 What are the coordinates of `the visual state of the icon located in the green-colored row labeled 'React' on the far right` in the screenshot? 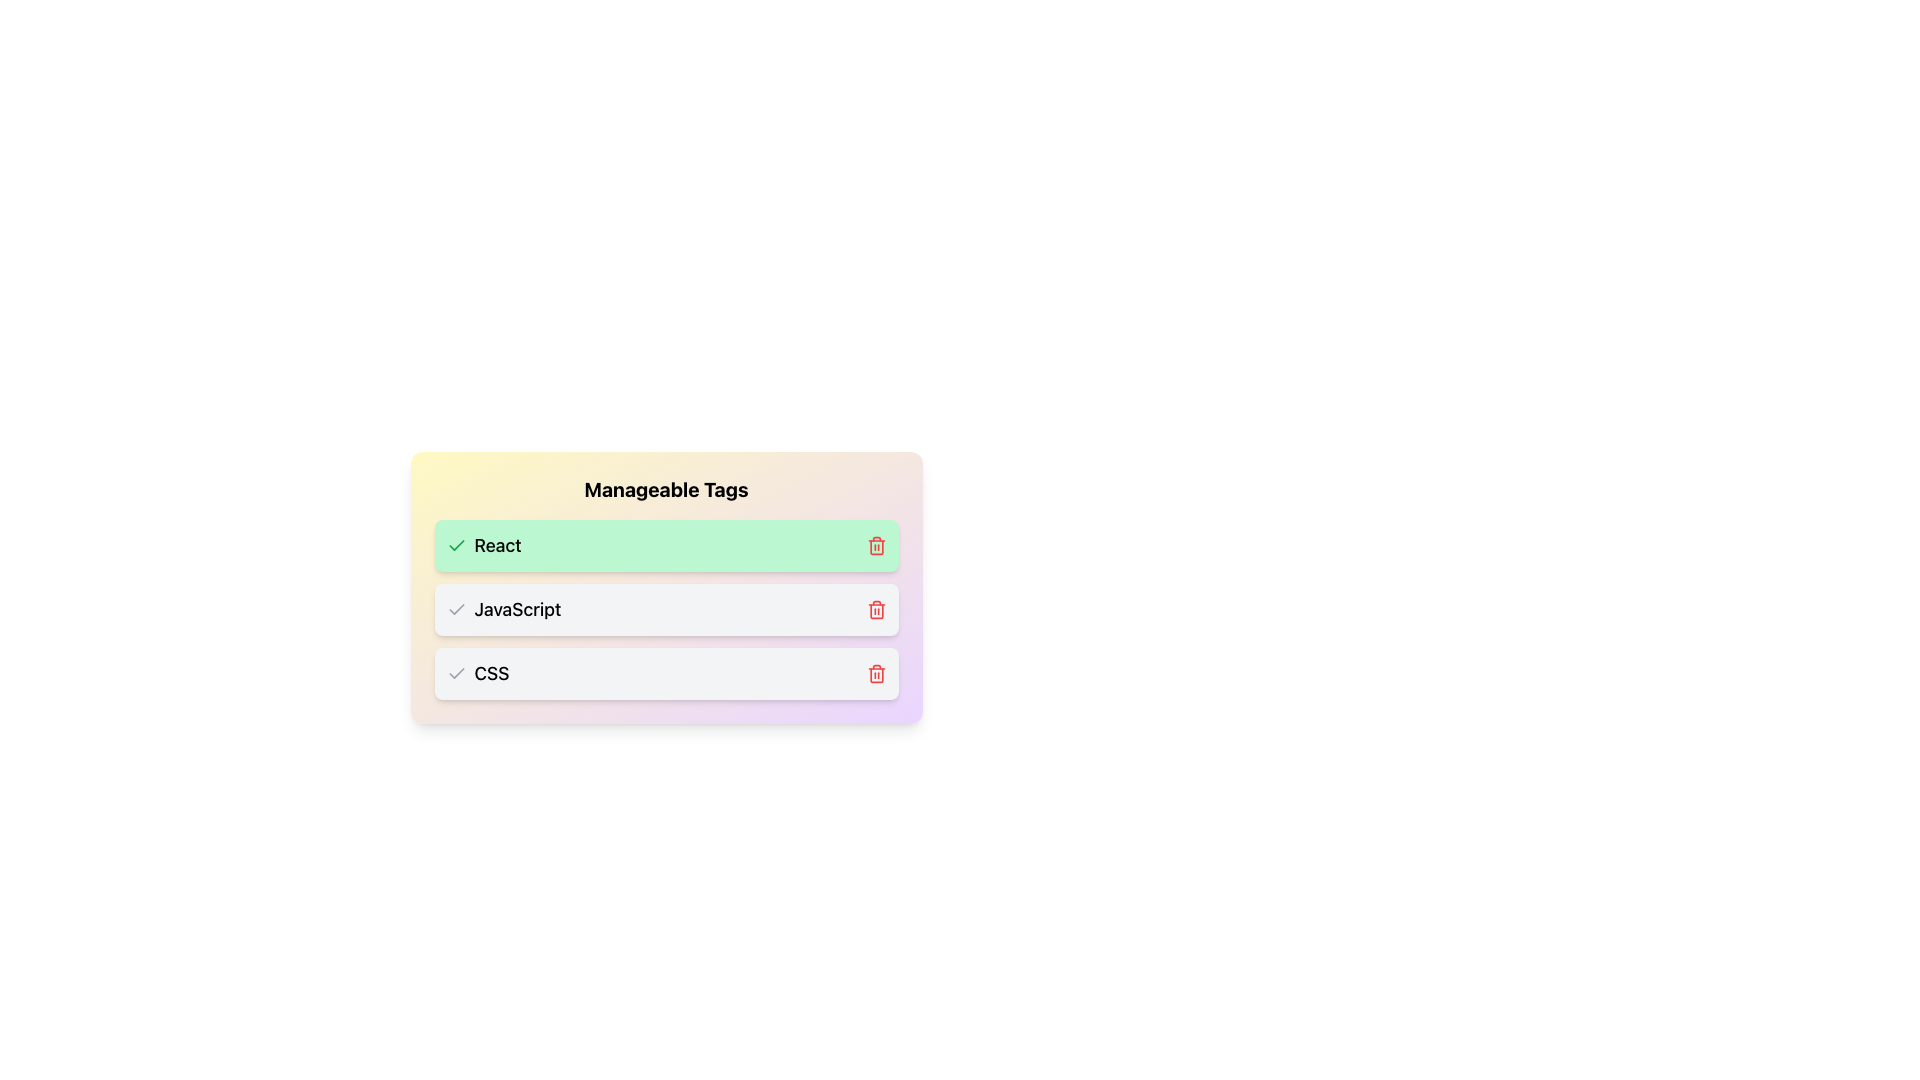 It's located at (455, 545).